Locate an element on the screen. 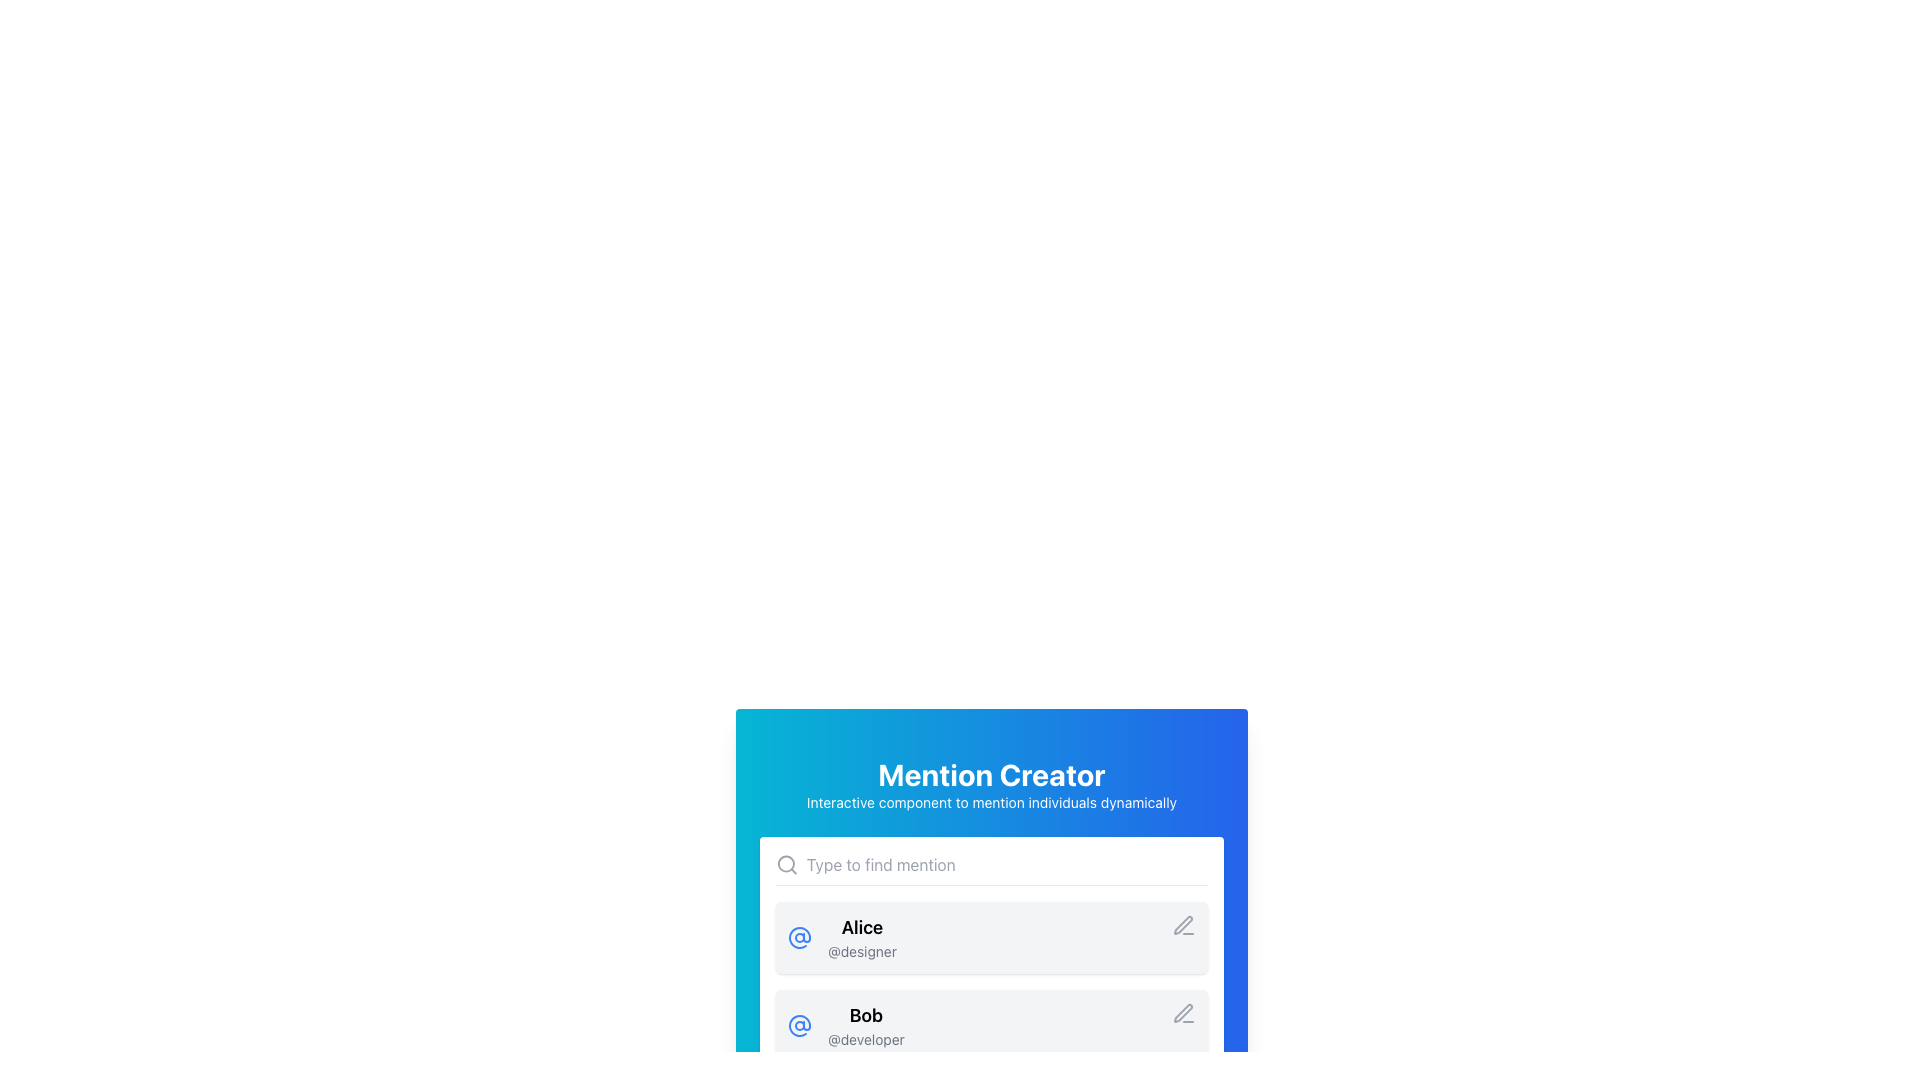 The height and width of the screenshot is (1080, 1920). header text located at the top center of the card-like interface, which indicates the primary purpose or title of the current content is located at coordinates (992, 774).